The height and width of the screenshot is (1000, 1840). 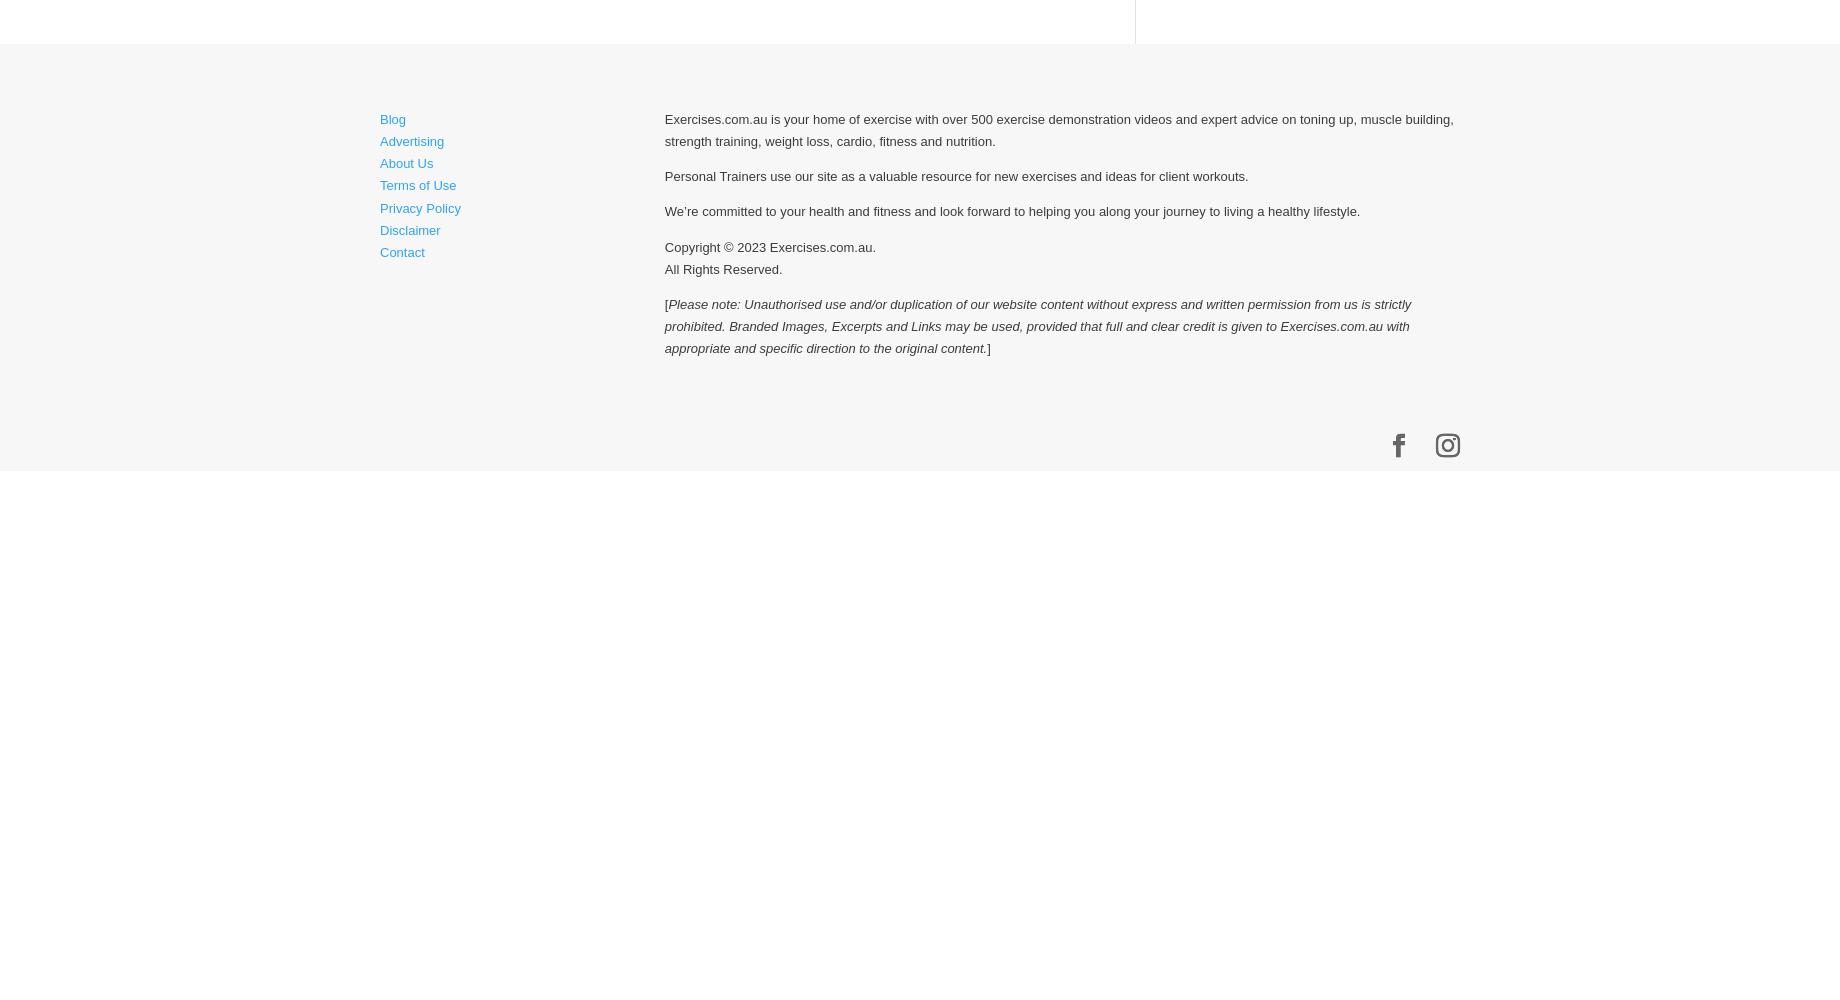 I want to click on 'Contact', so click(x=401, y=251).